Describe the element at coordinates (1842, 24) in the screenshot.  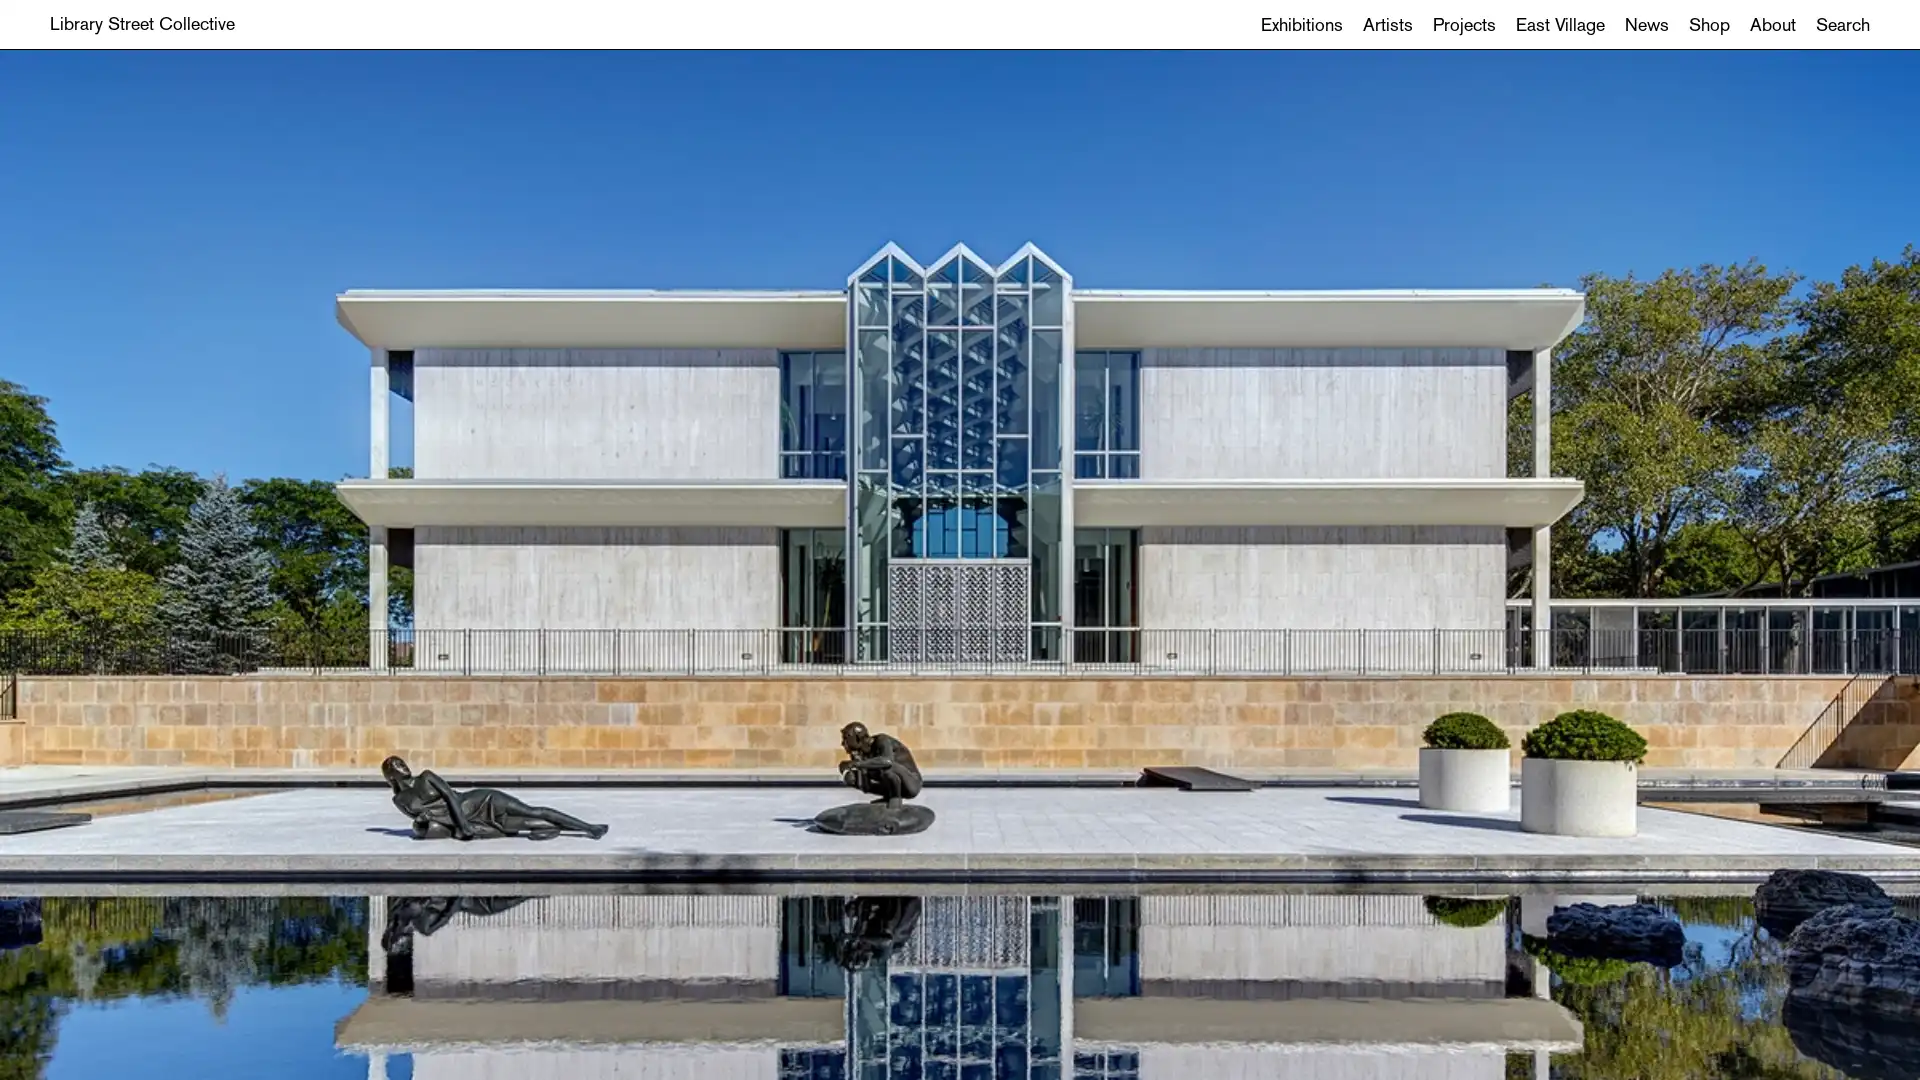
I see `Search` at that location.